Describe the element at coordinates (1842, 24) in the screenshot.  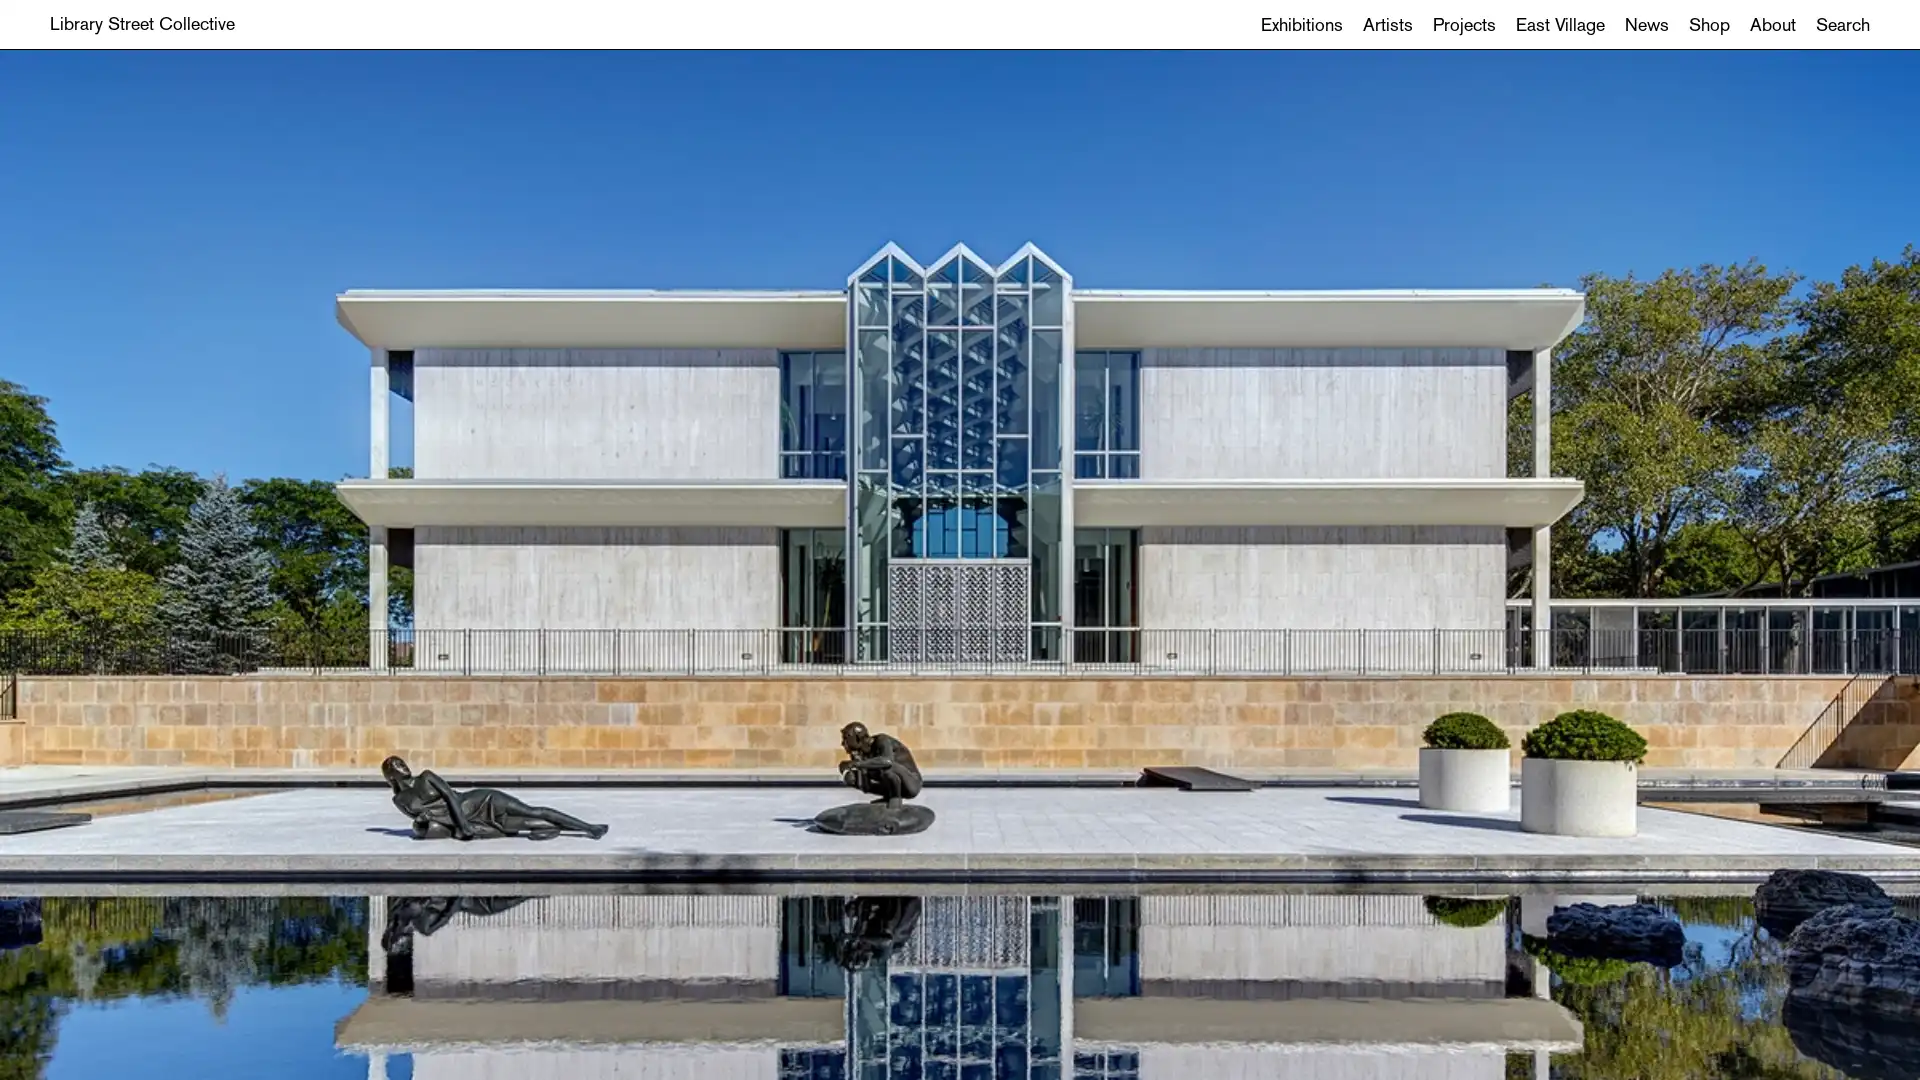
I see `Search` at that location.